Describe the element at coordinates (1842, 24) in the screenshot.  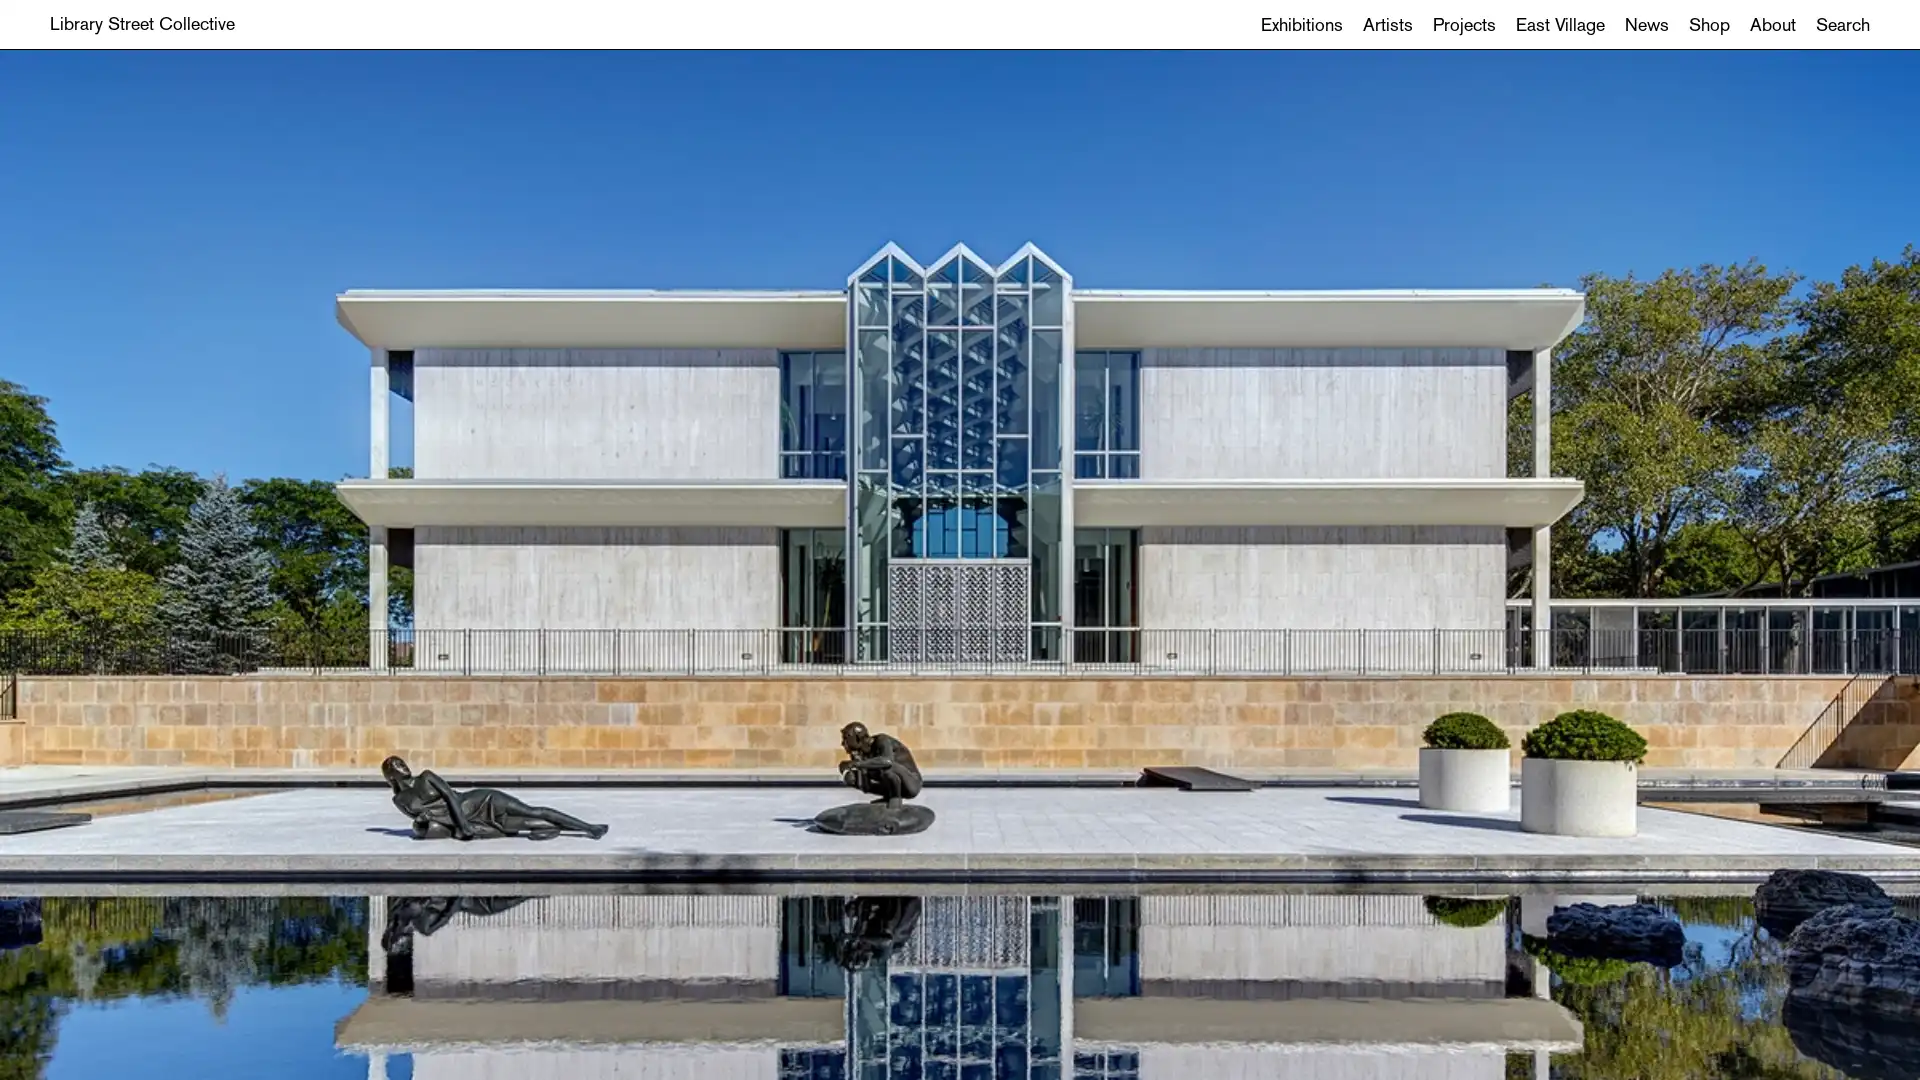
I see `Search` at that location.